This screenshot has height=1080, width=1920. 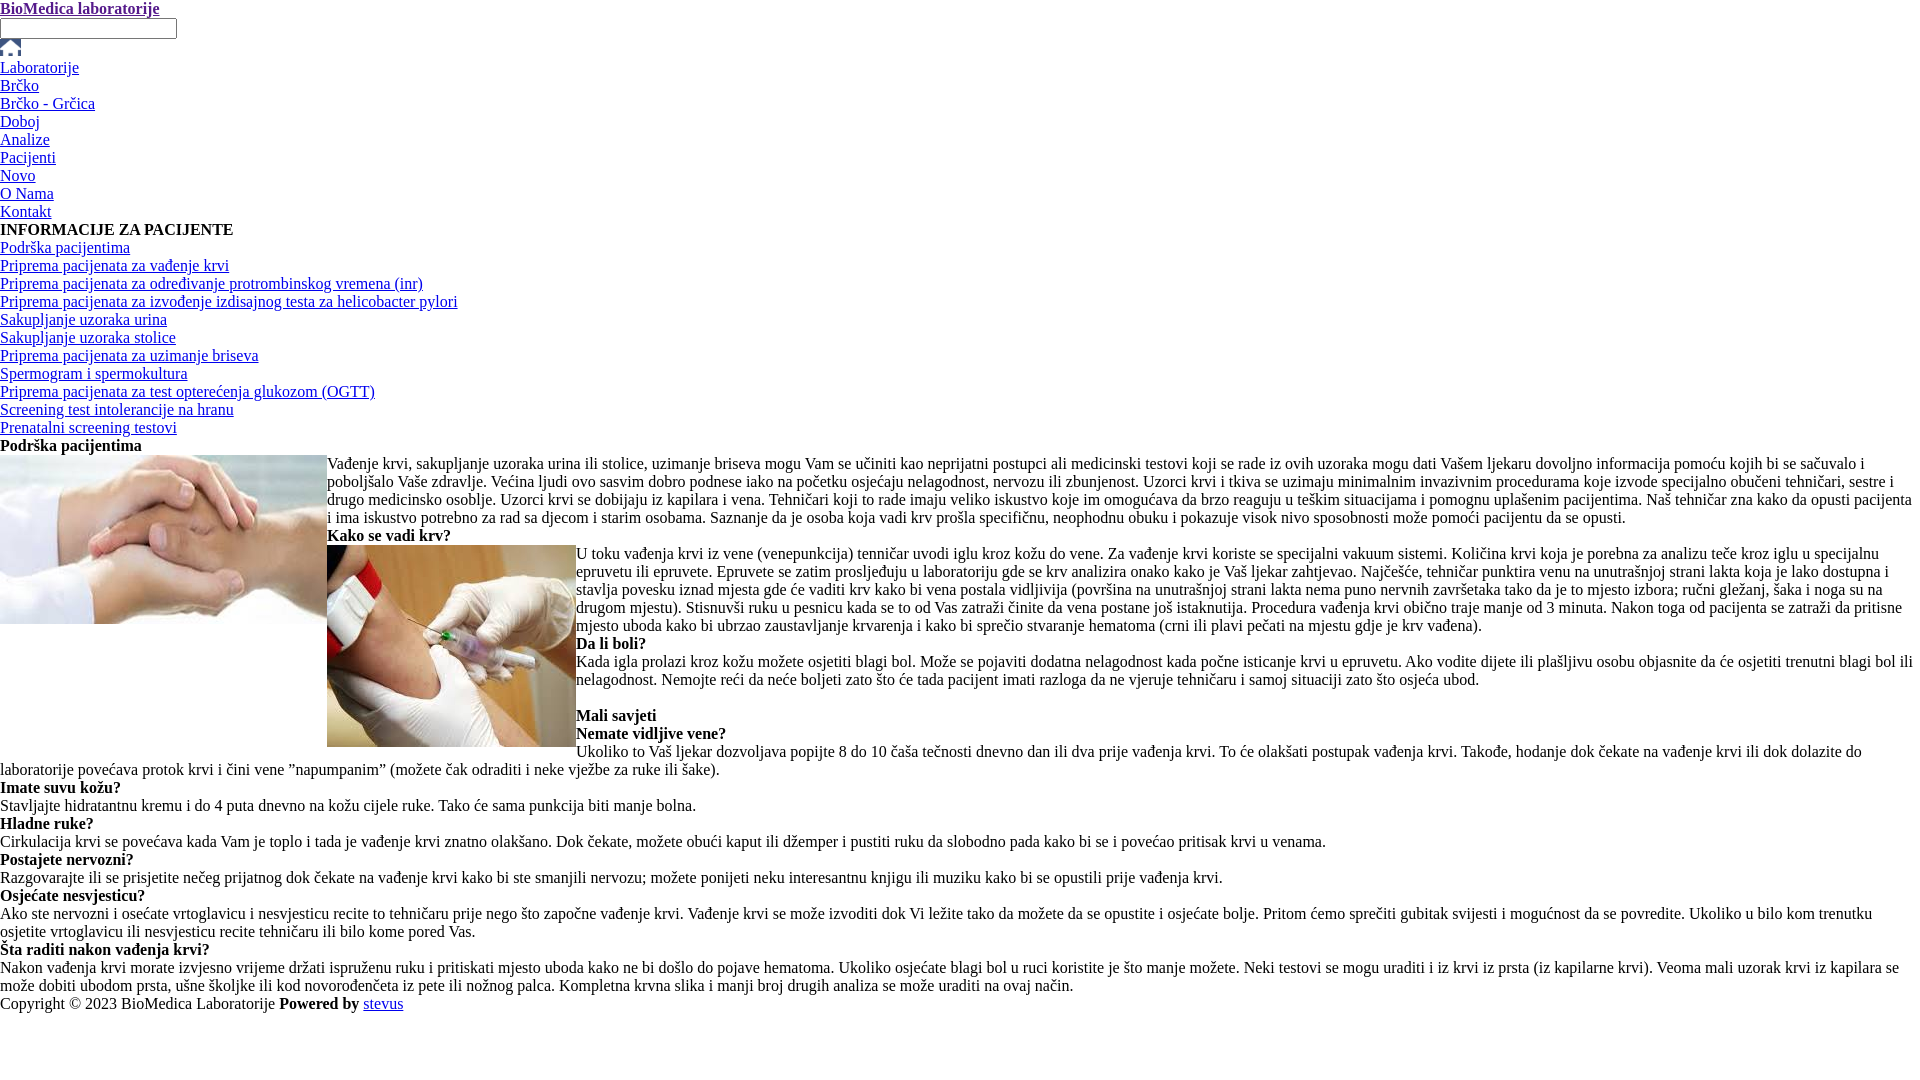 I want to click on 'Sakupljanje uzoraka urina', so click(x=82, y=318).